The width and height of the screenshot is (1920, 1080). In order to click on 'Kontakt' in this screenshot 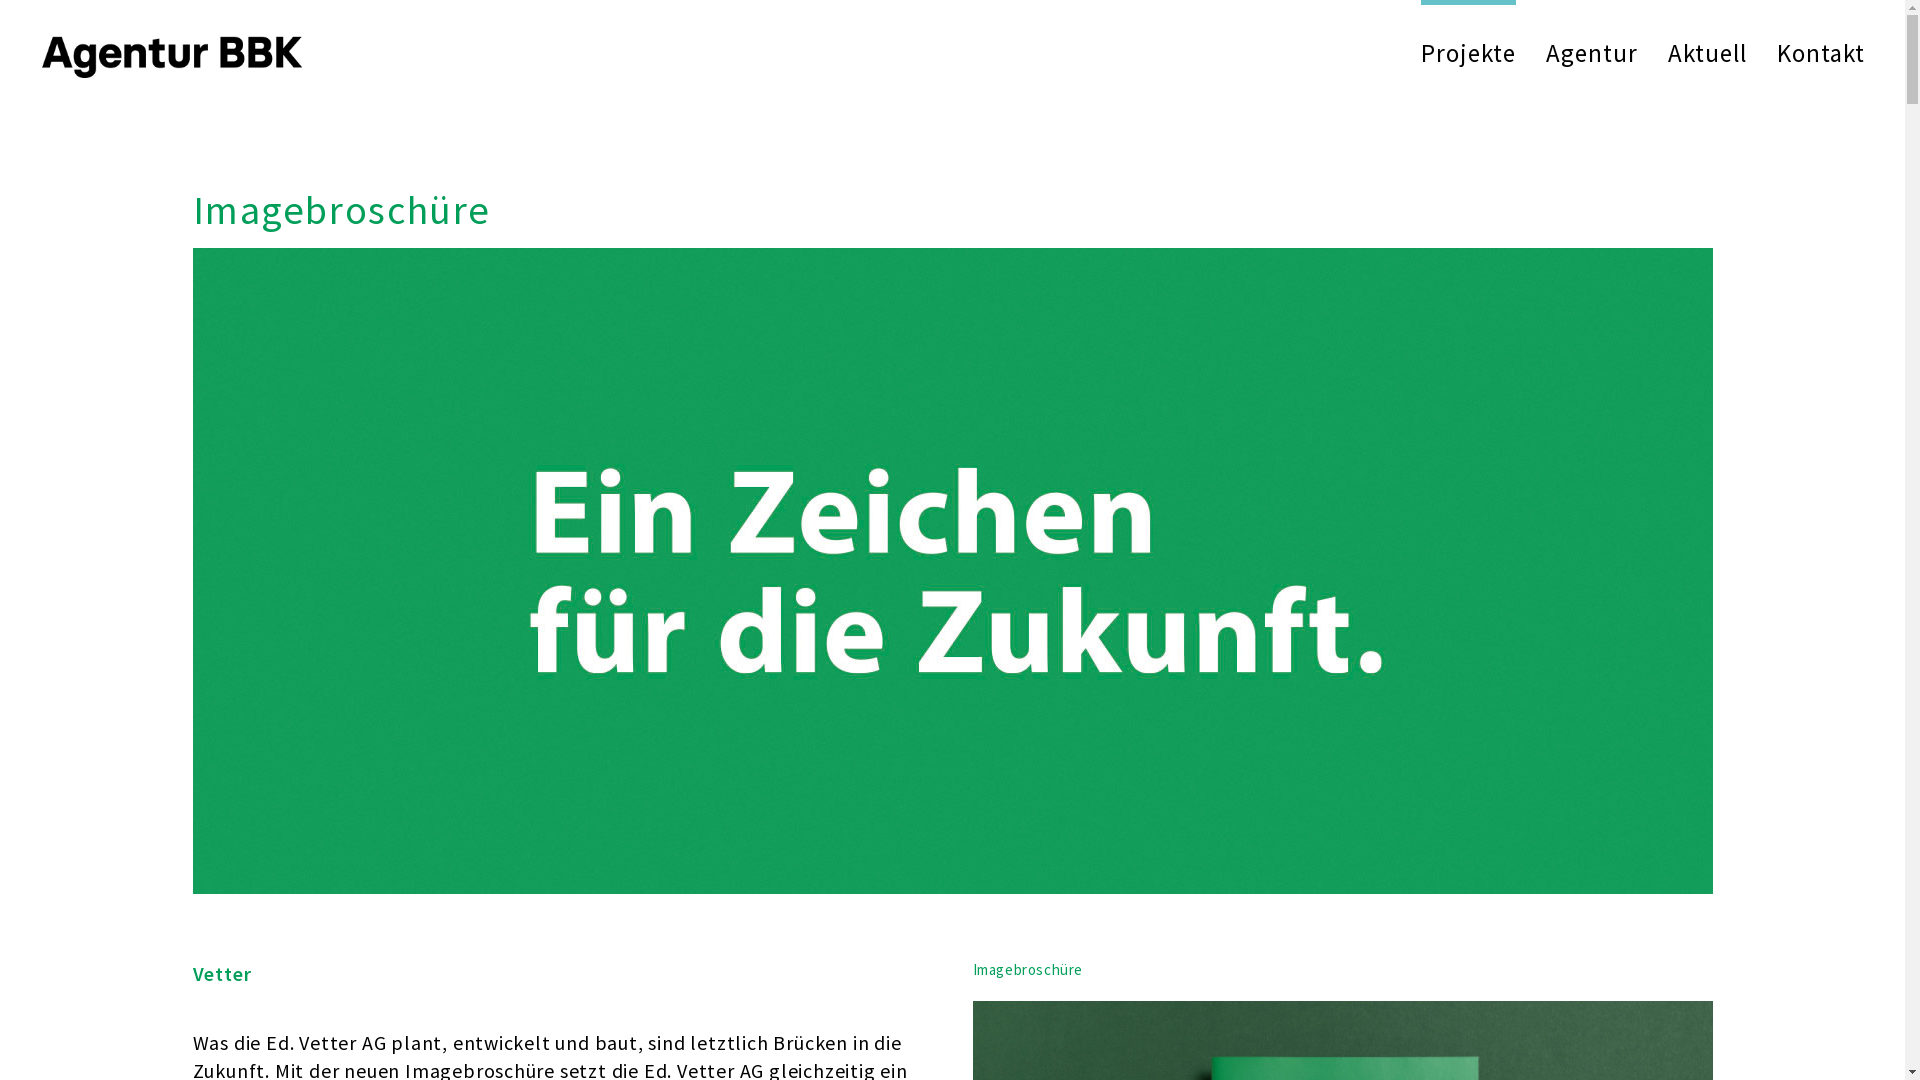, I will do `click(1776, 52)`.